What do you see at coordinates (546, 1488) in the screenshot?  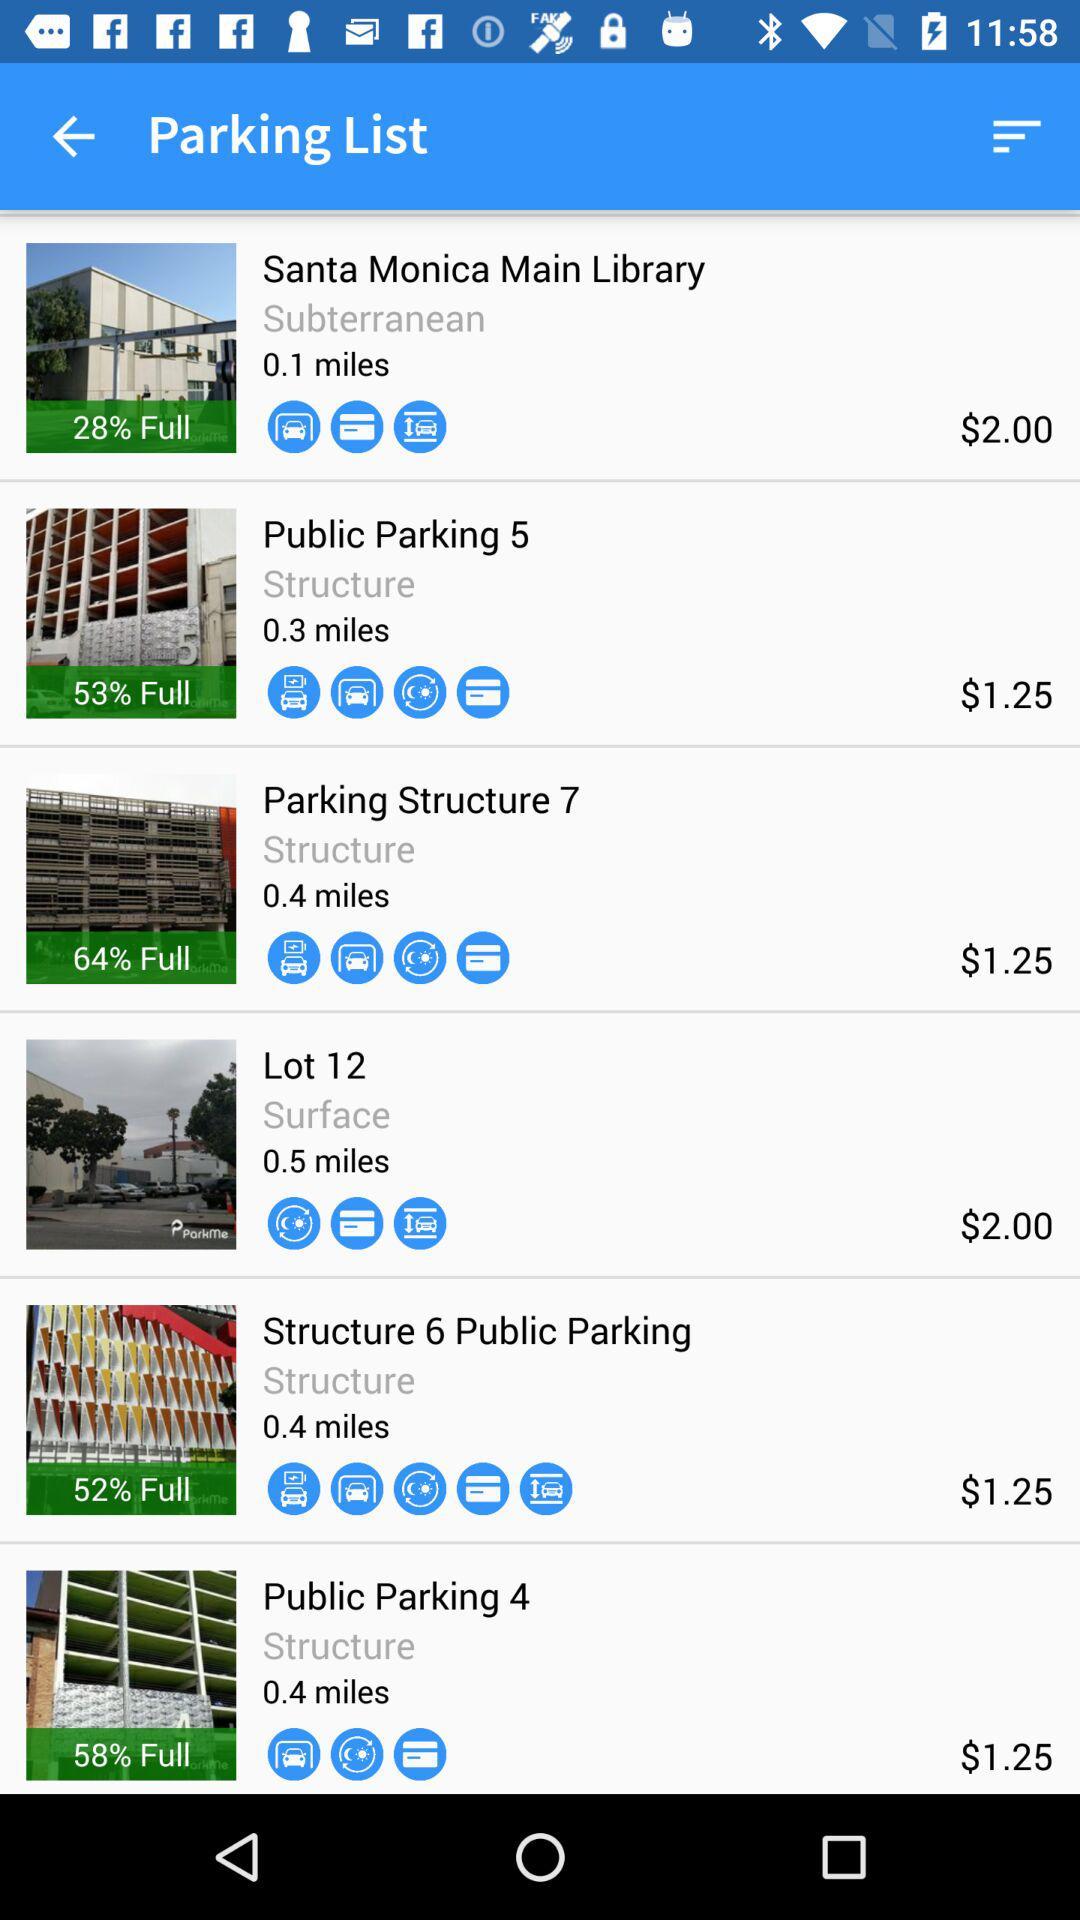 I see `the item below the structure 6 public` at bounding box center [546, 1488].